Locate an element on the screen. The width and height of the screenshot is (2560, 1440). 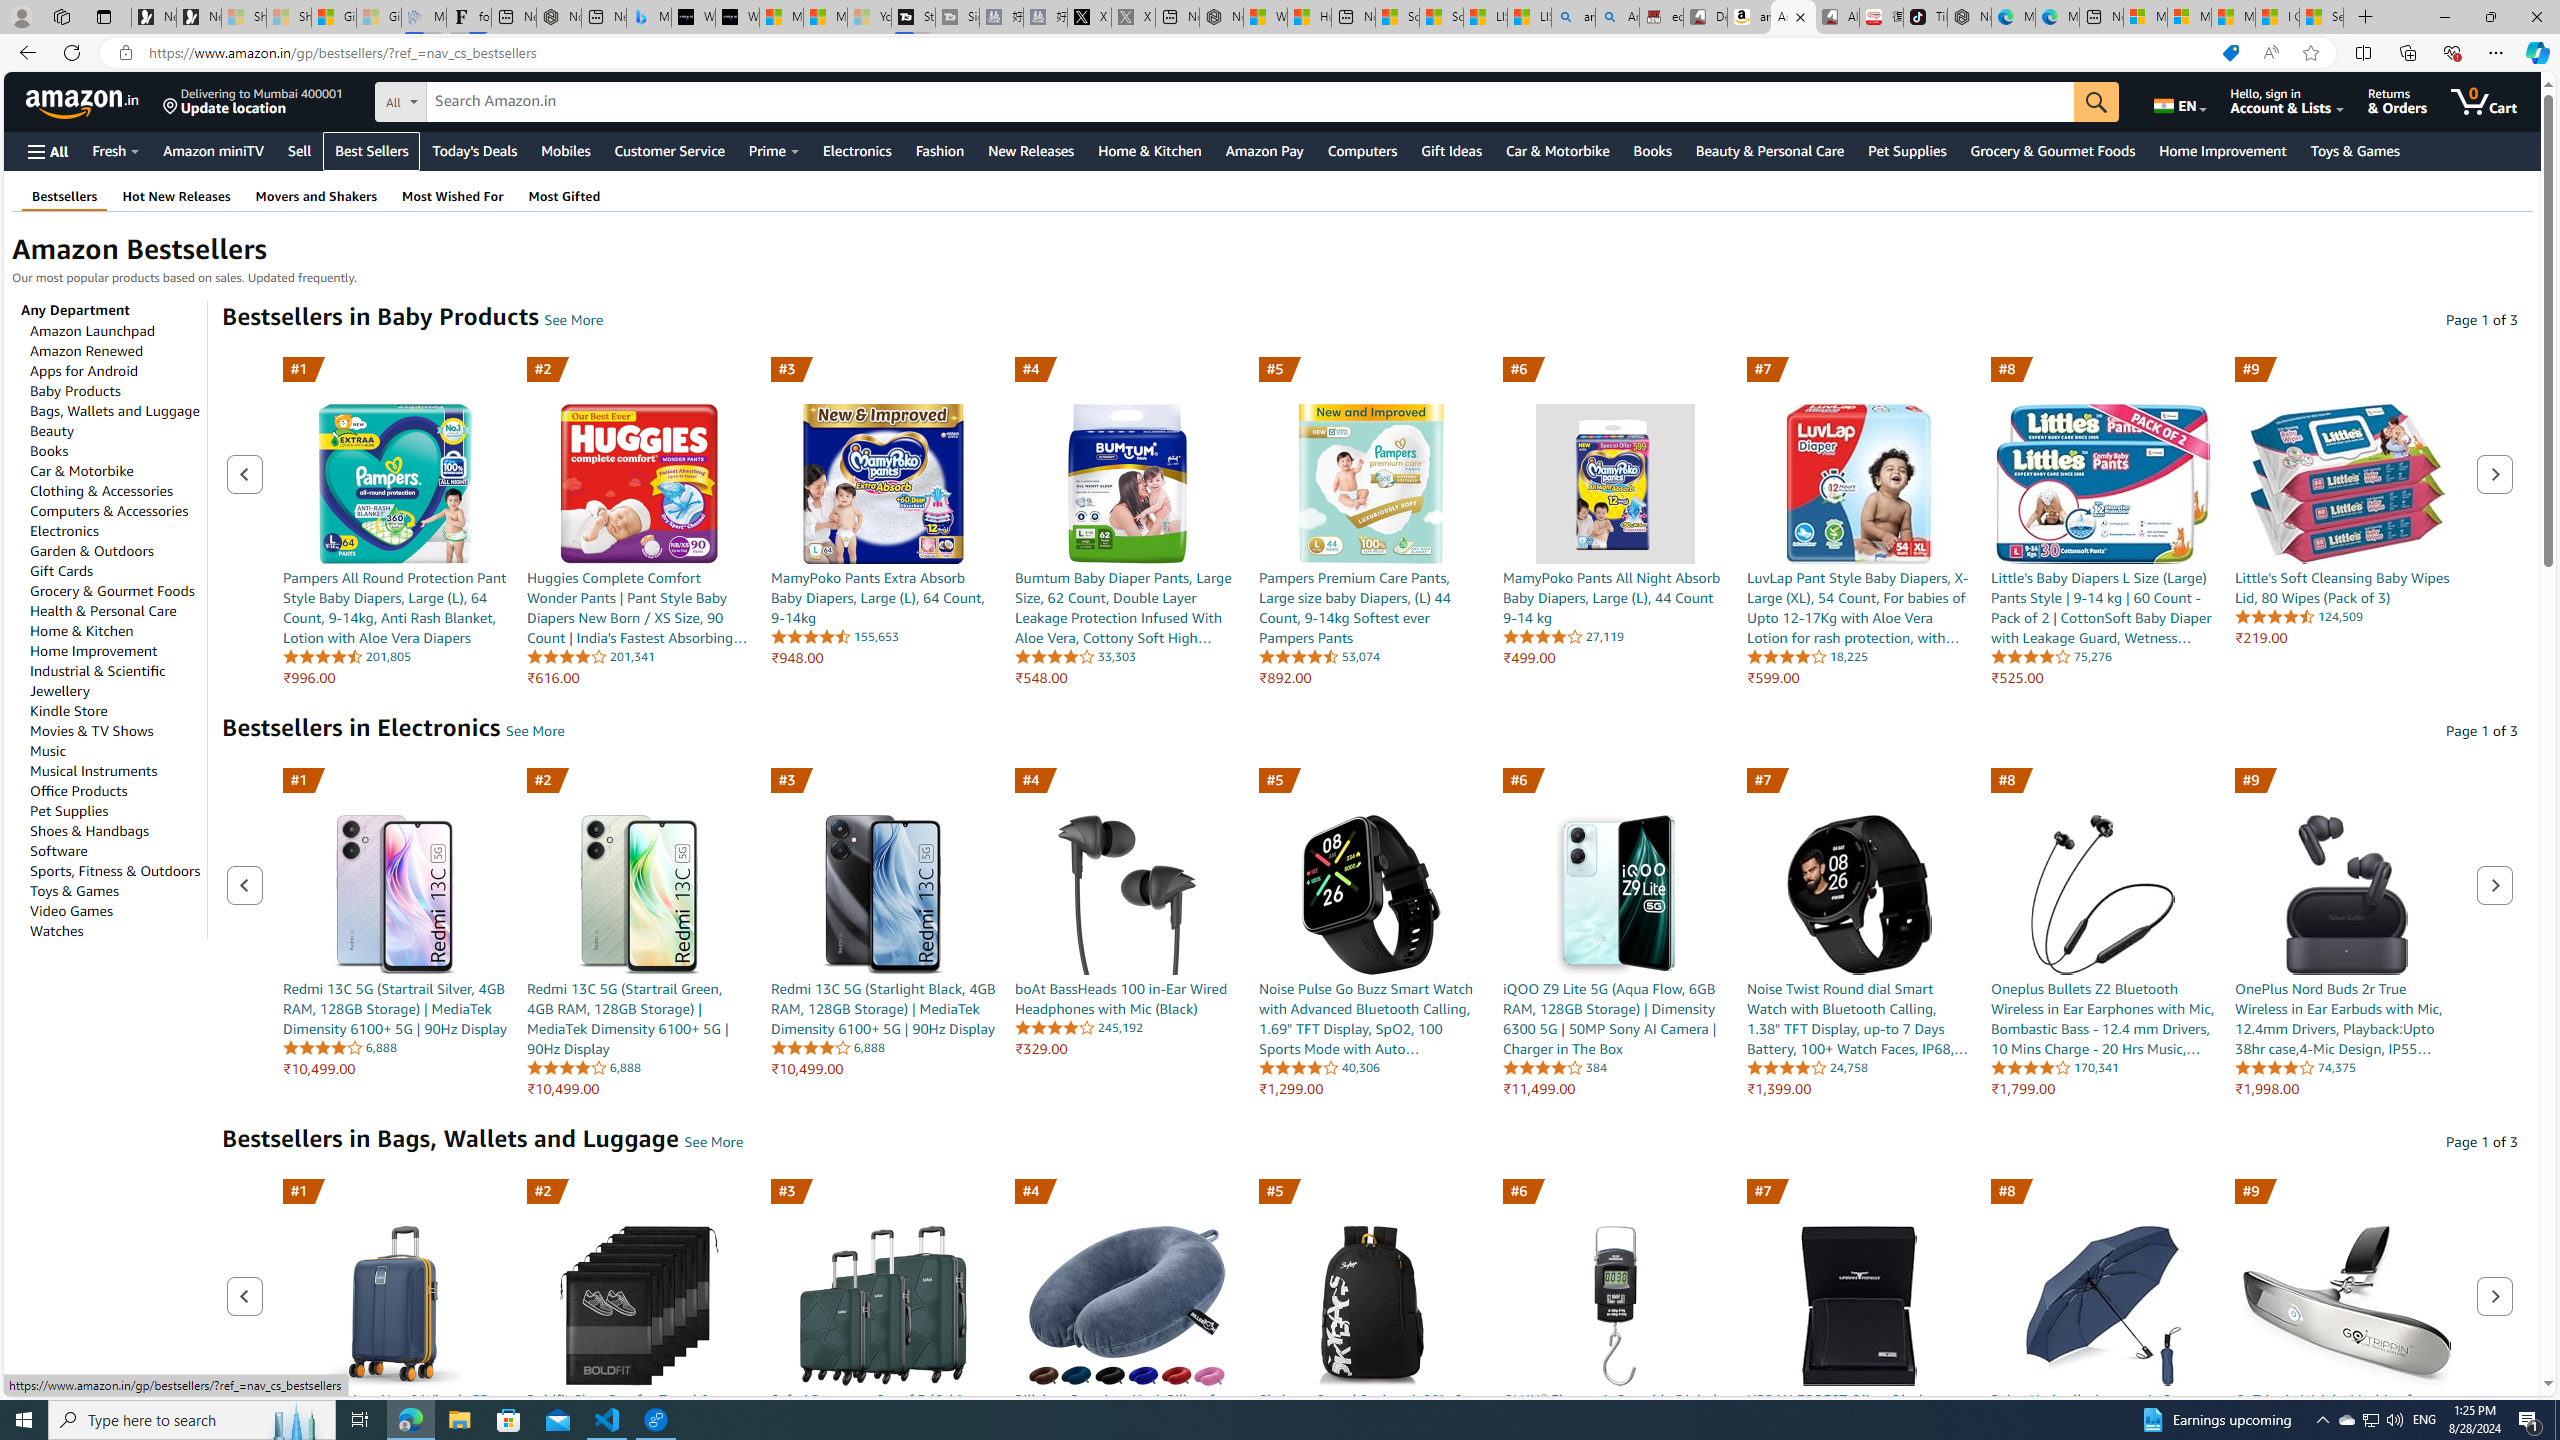
'Wildlife - MSN' is located at coordinates (1263, 16).